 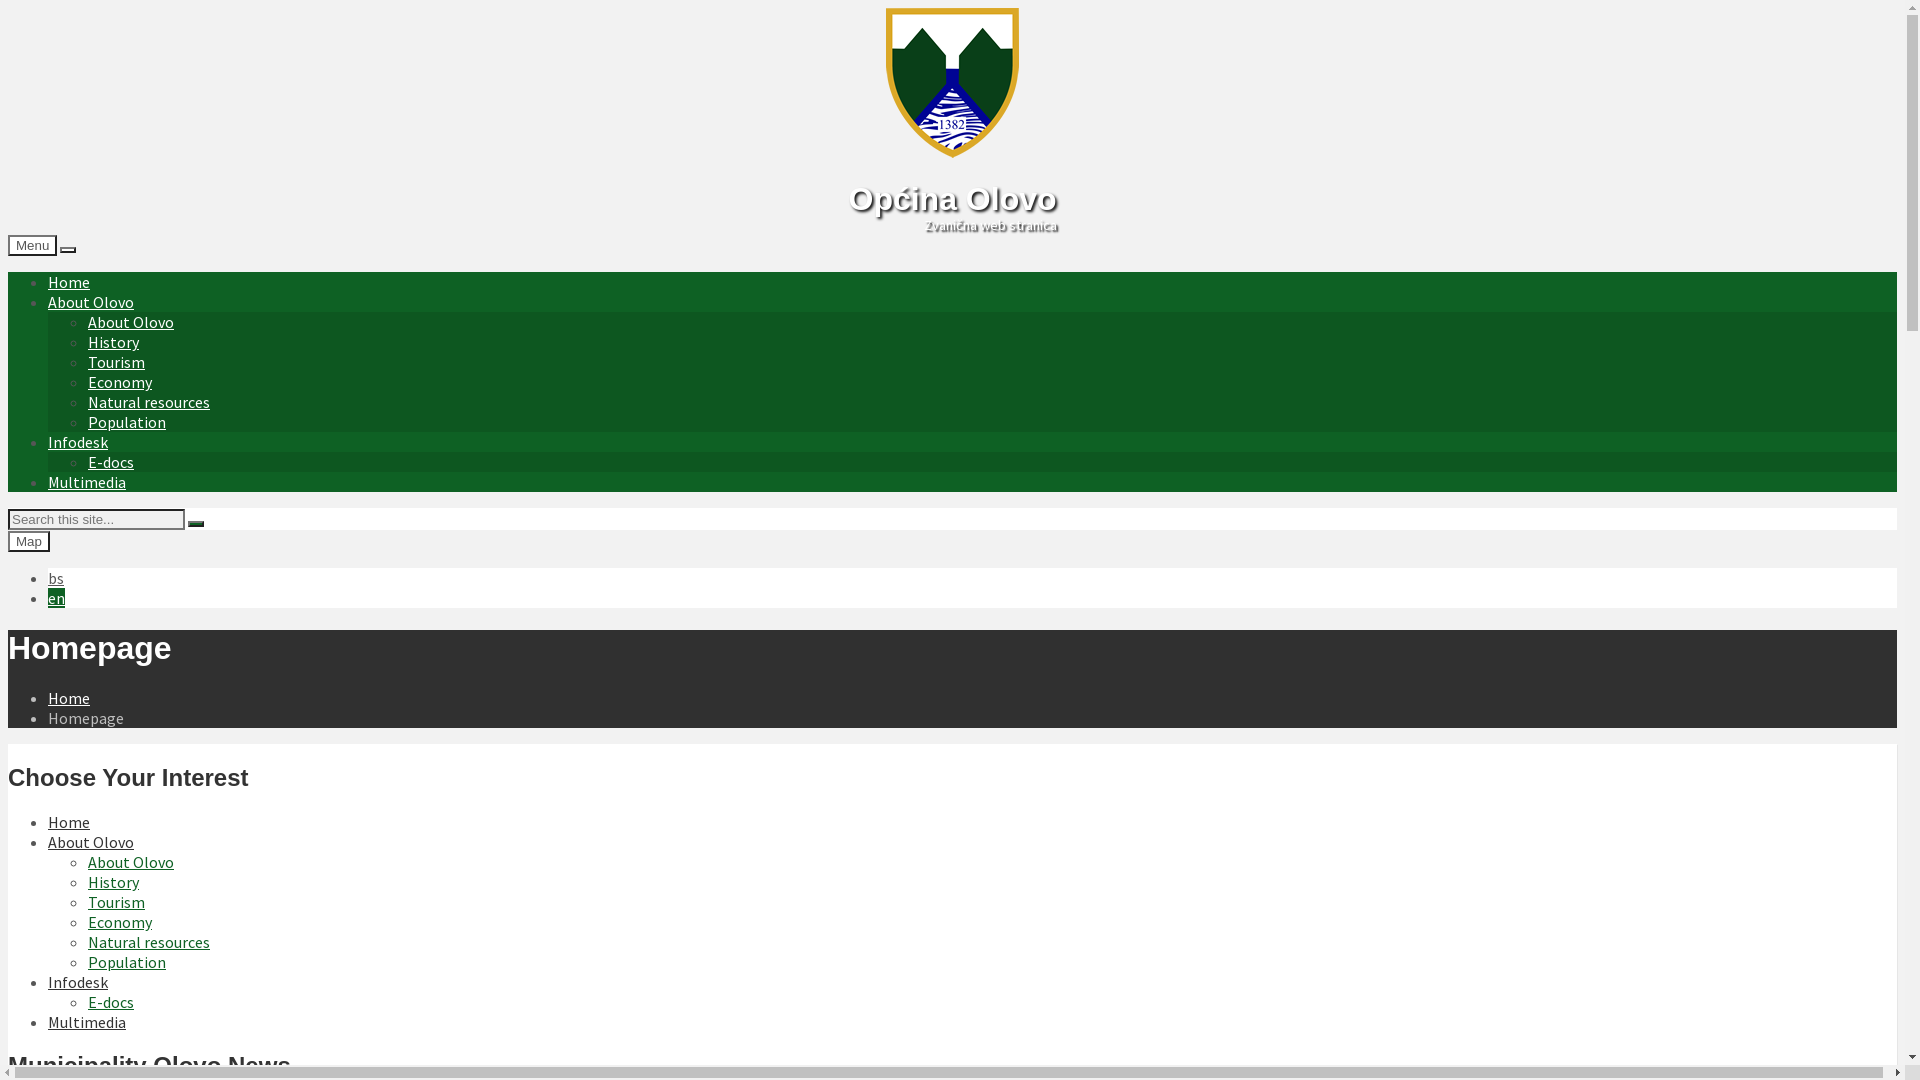 What do you see at coordinates (68, 281) in the screenshot?
I see `'Home'` at bounding box center [68, 281].